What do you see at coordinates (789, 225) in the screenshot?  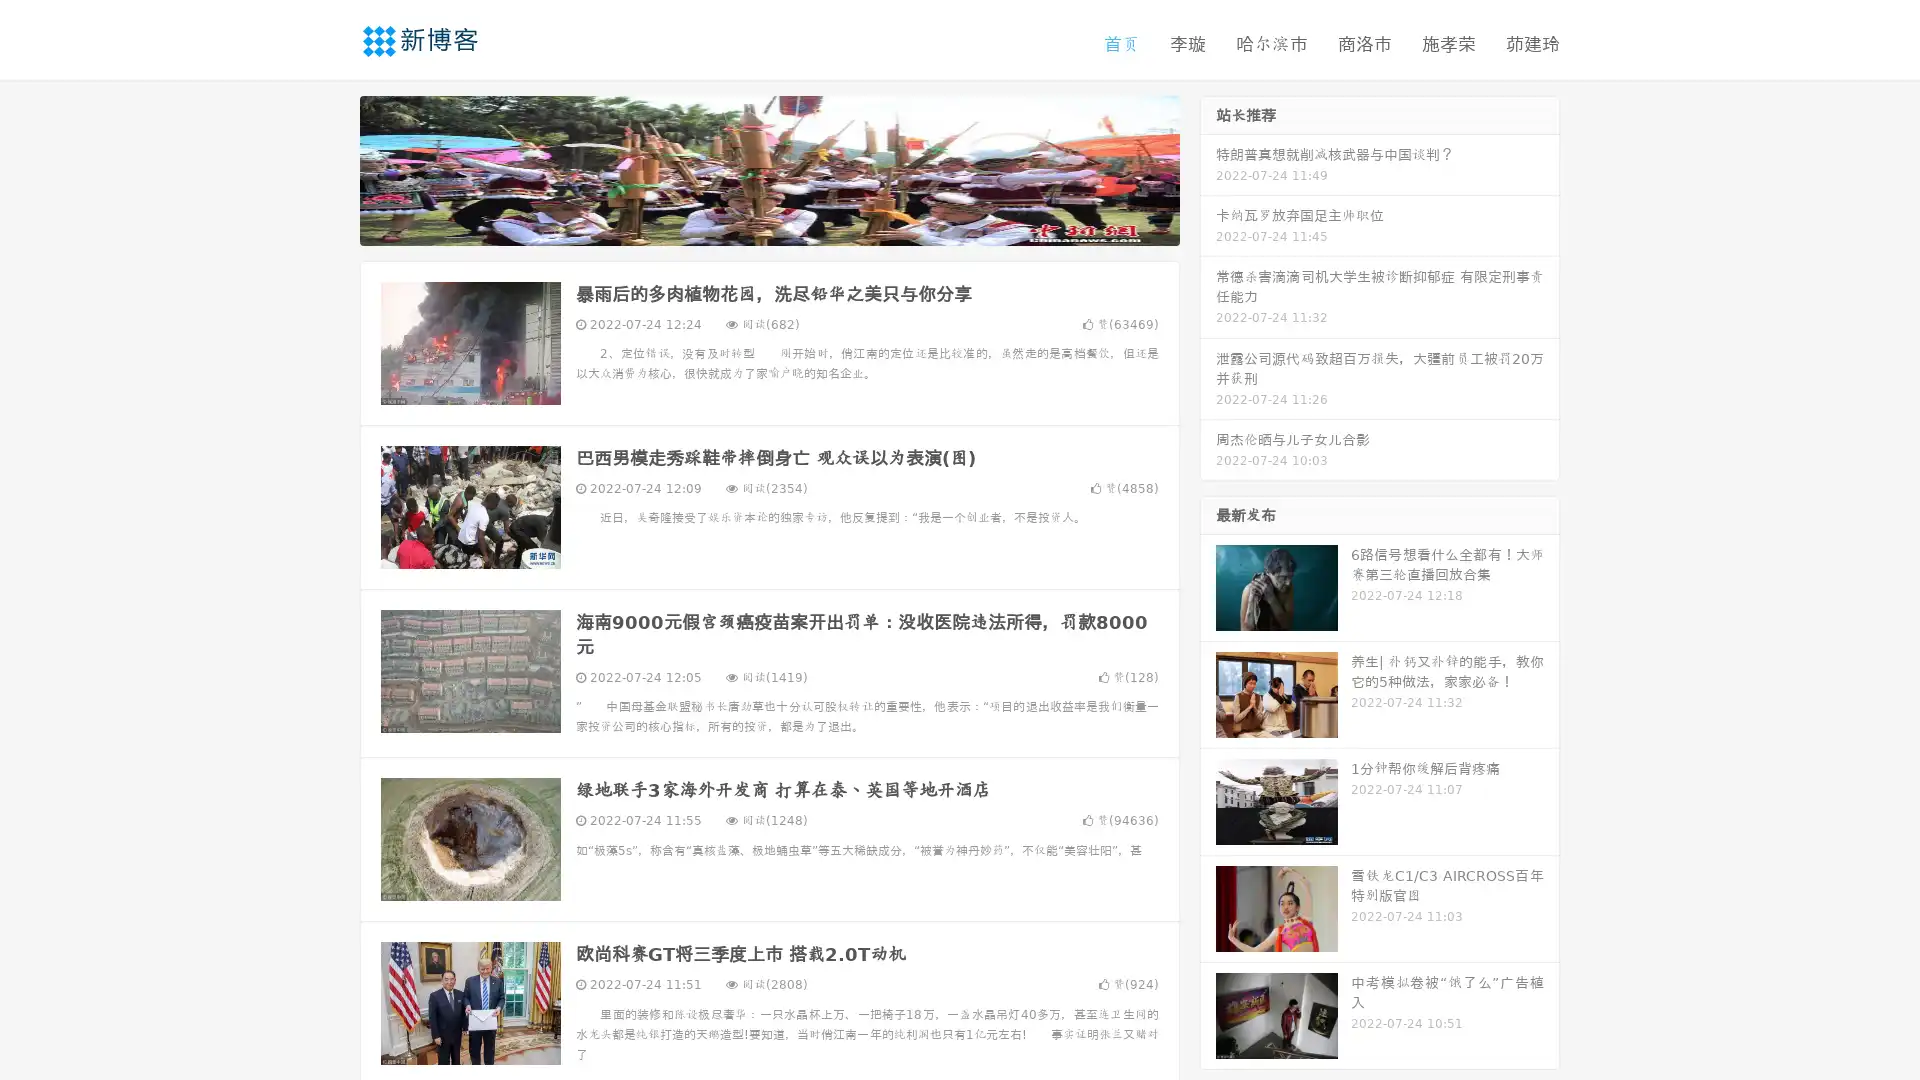 I see `Go to slide 3` at bounding box center [789, 225].